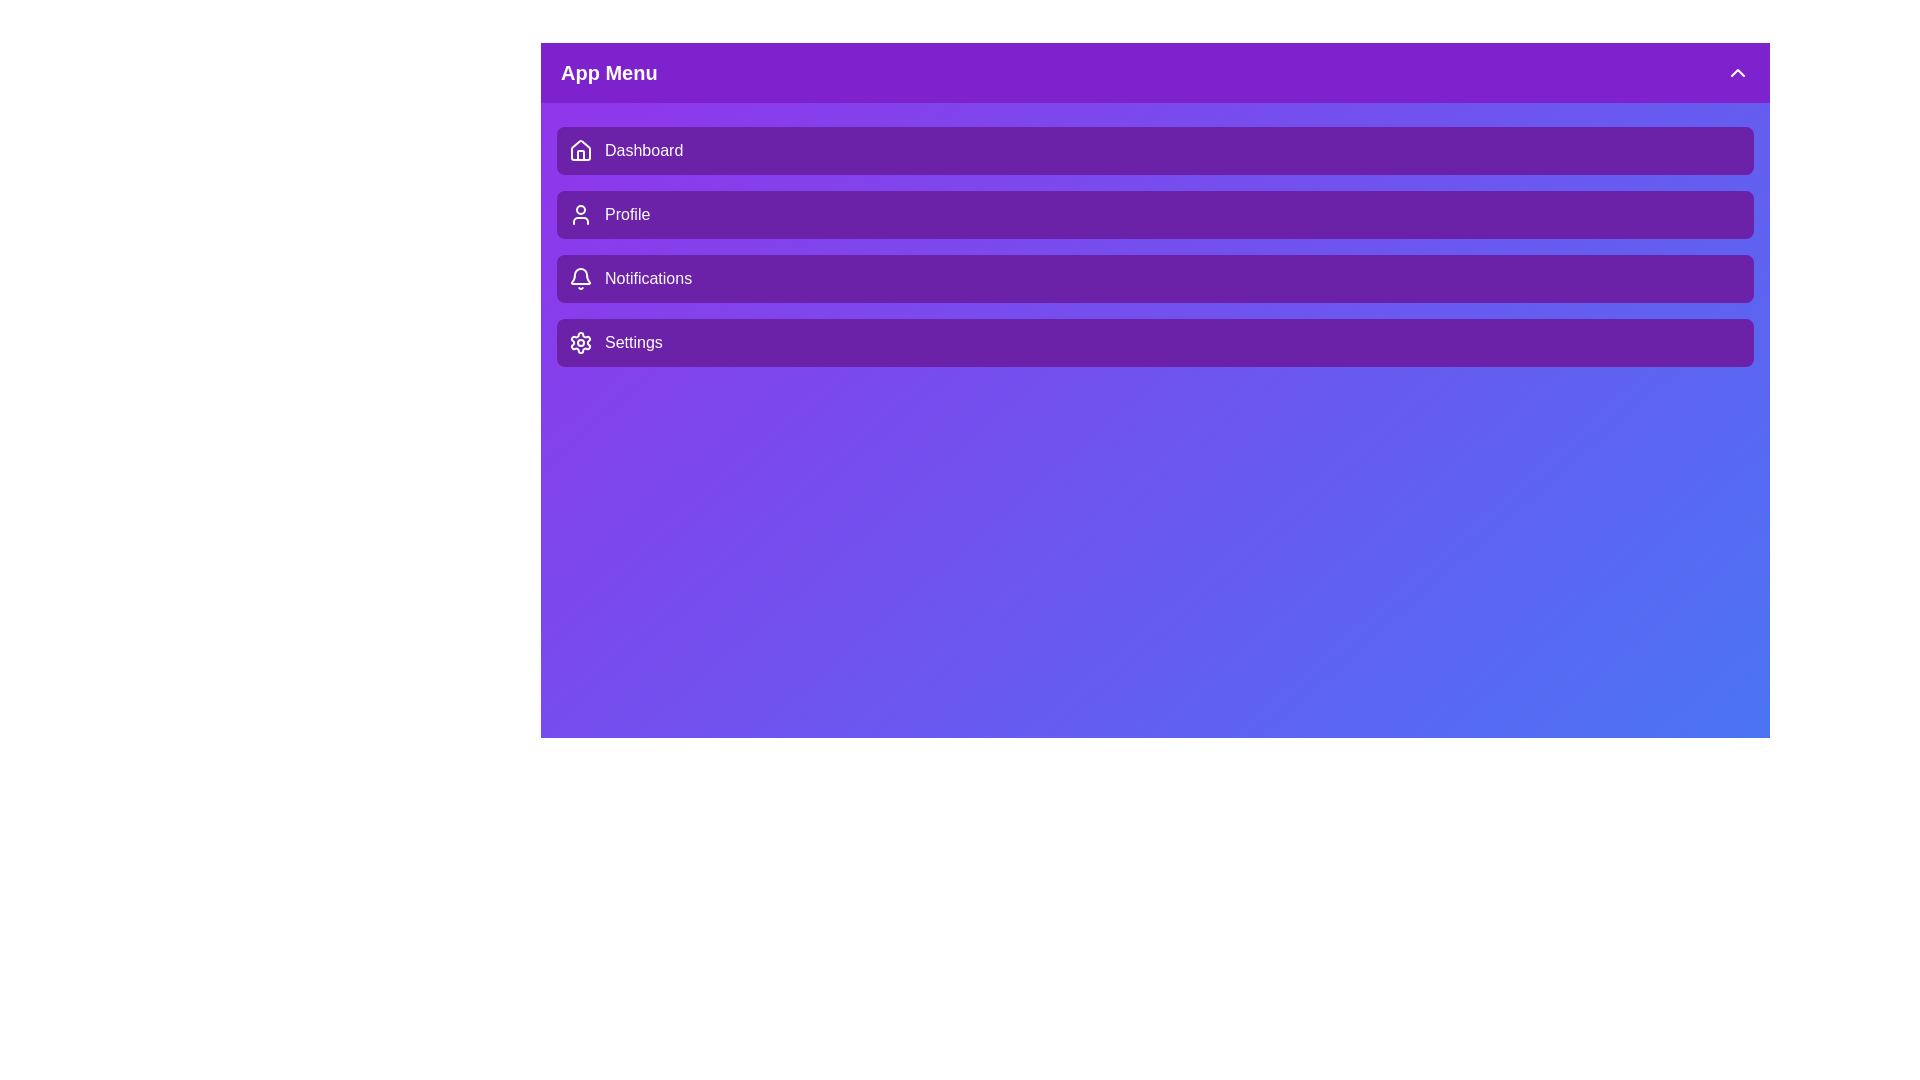 Image resolution: width=1920 pixels, height=1080 pixels. Describe the element at coordinates (1736, 72) in the screenshot. I see `the ChevronDown icon to collapse the menu` at that location.